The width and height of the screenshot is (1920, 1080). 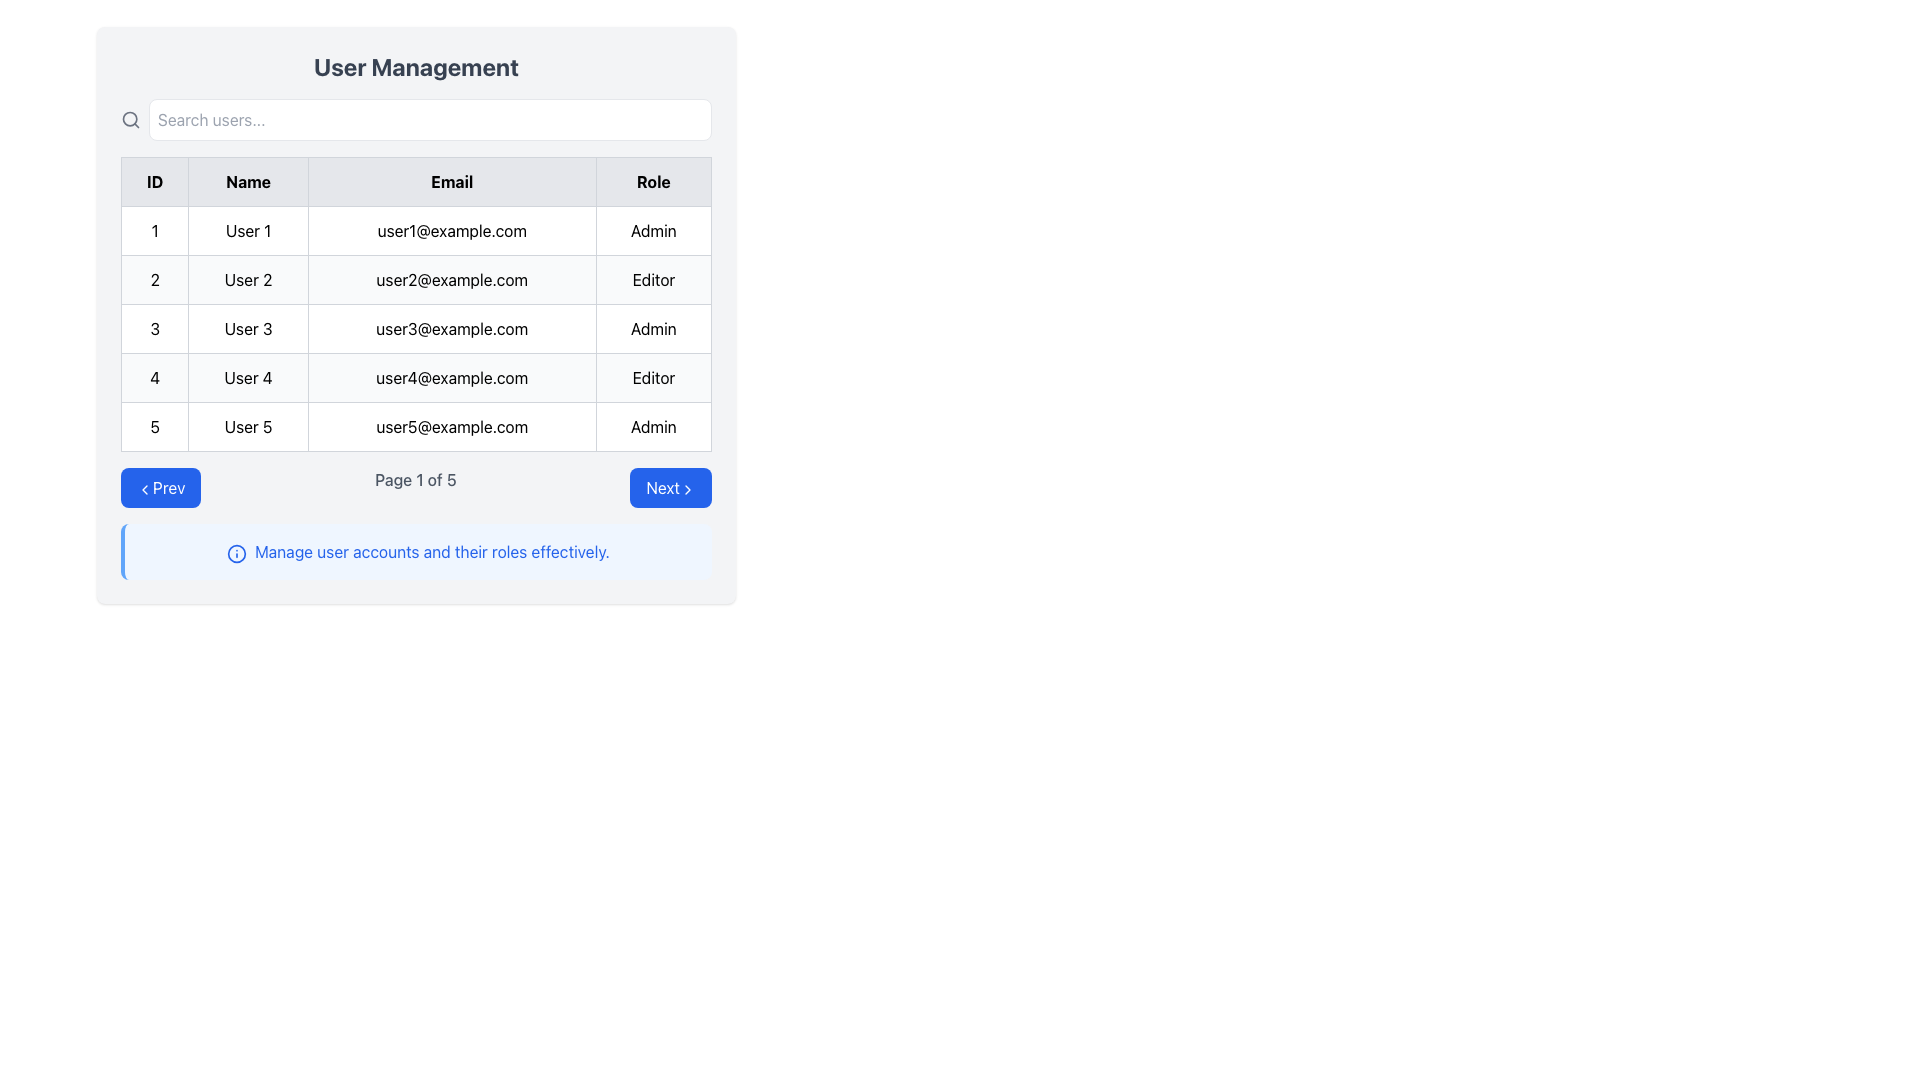 I want to click on the table row element displaying ID '3', Name 'User 3', Email 'user3@example.com', and Role 'Admin', located in the management table as the third row from the top, so click(x=415, y=327).